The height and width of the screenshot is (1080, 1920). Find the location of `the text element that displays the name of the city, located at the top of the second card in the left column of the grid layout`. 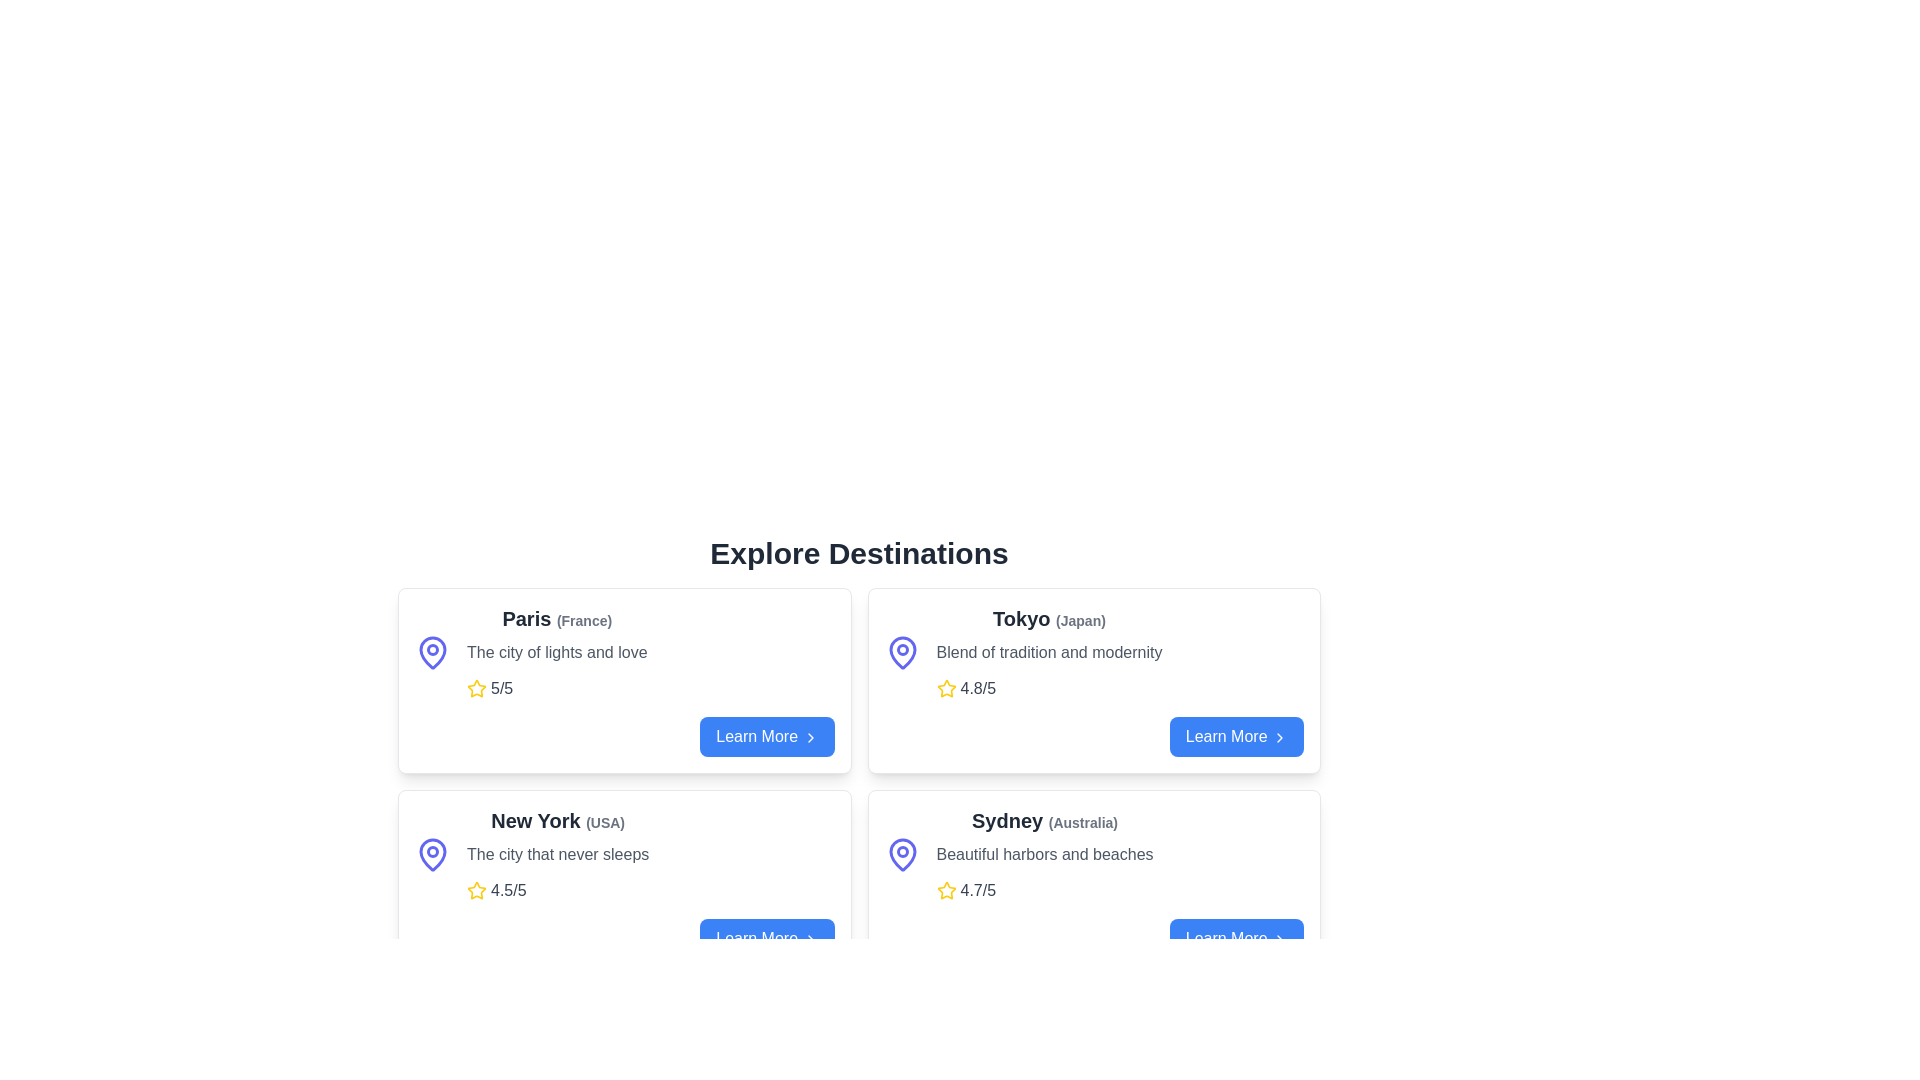

the text element that displays the name of the city, located at the top of the second card in the left column of the grid layout is located at coordinates (558, 821).